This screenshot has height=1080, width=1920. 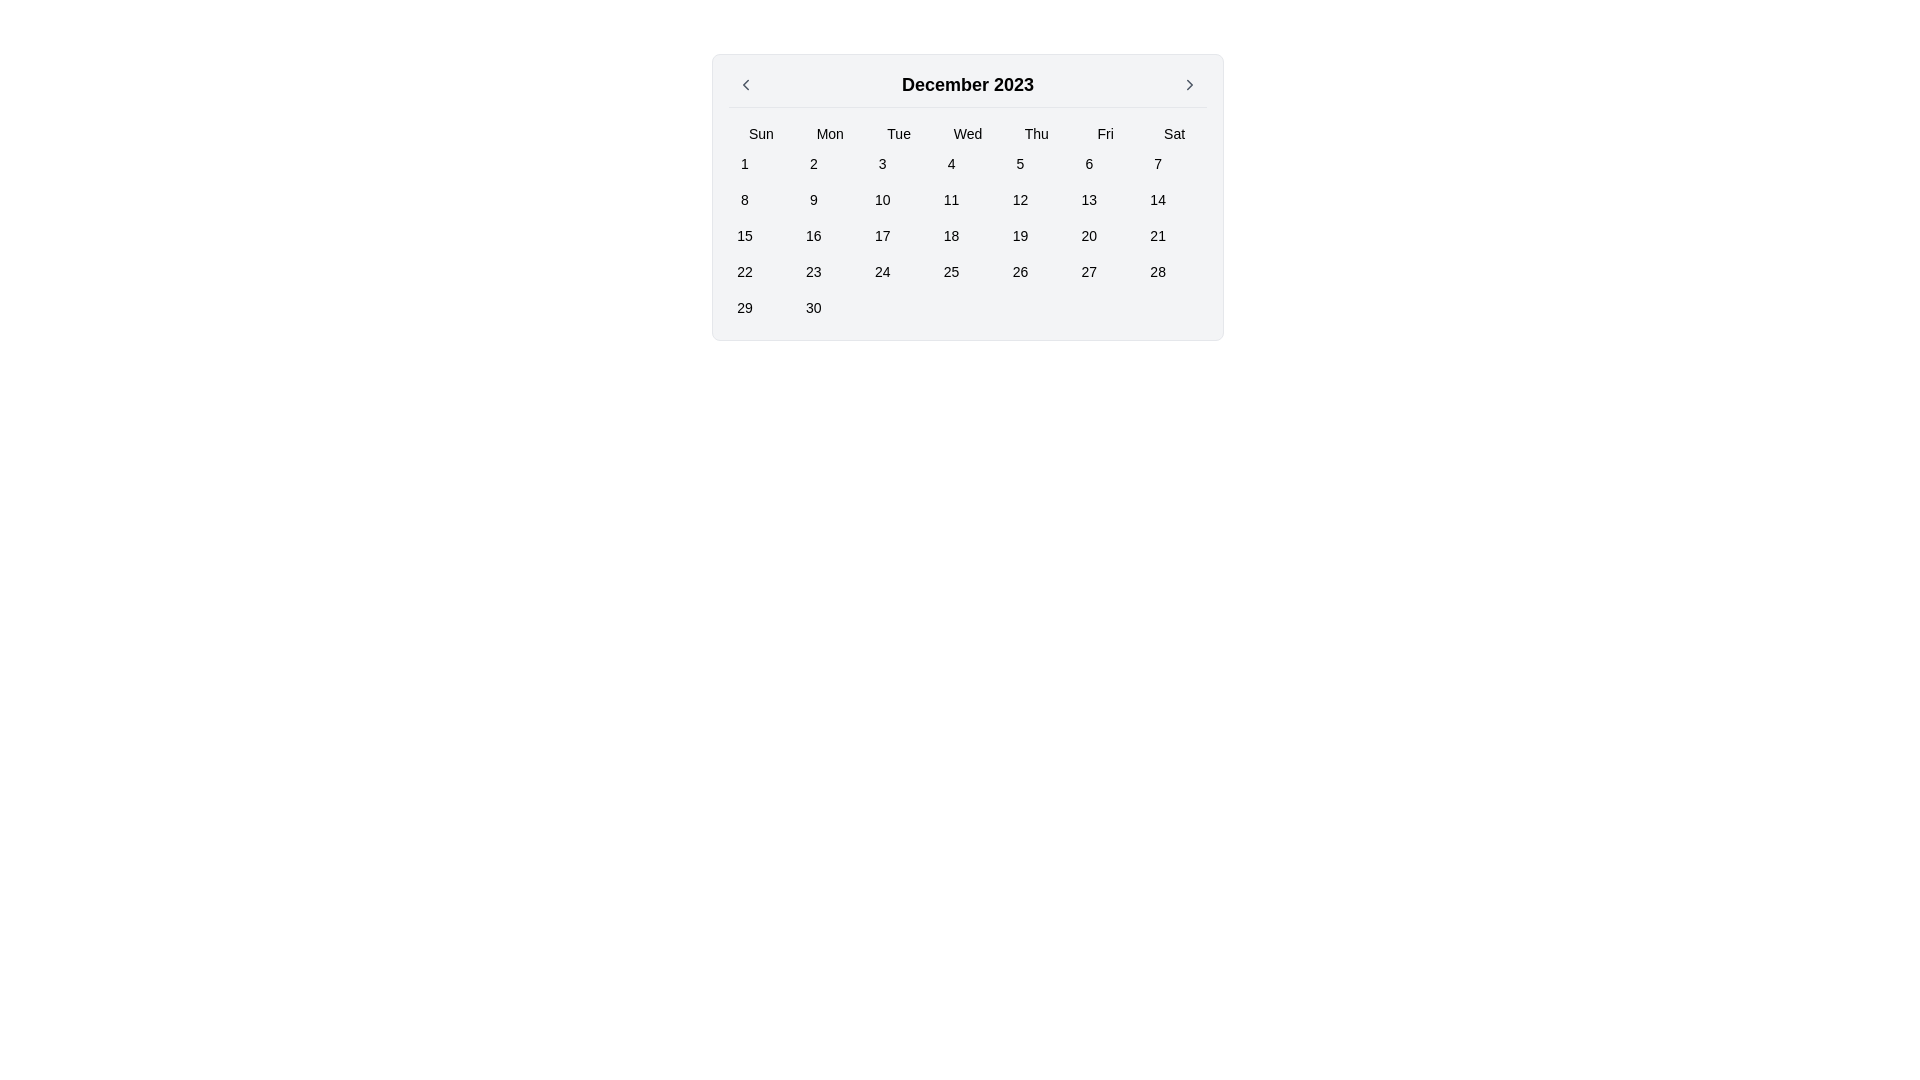 I want to click on the date '26' button in the calendar interface for navigation, so click(x=1020, y=272).